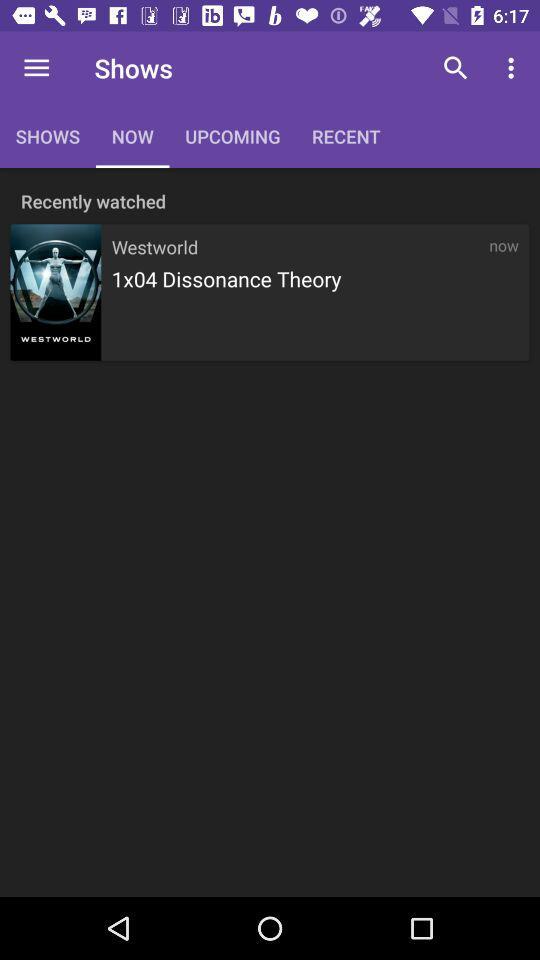 Image resolution: width=540 pixels, height=960 pixels. I want to click on icon above the now icon, so click(513, 68).